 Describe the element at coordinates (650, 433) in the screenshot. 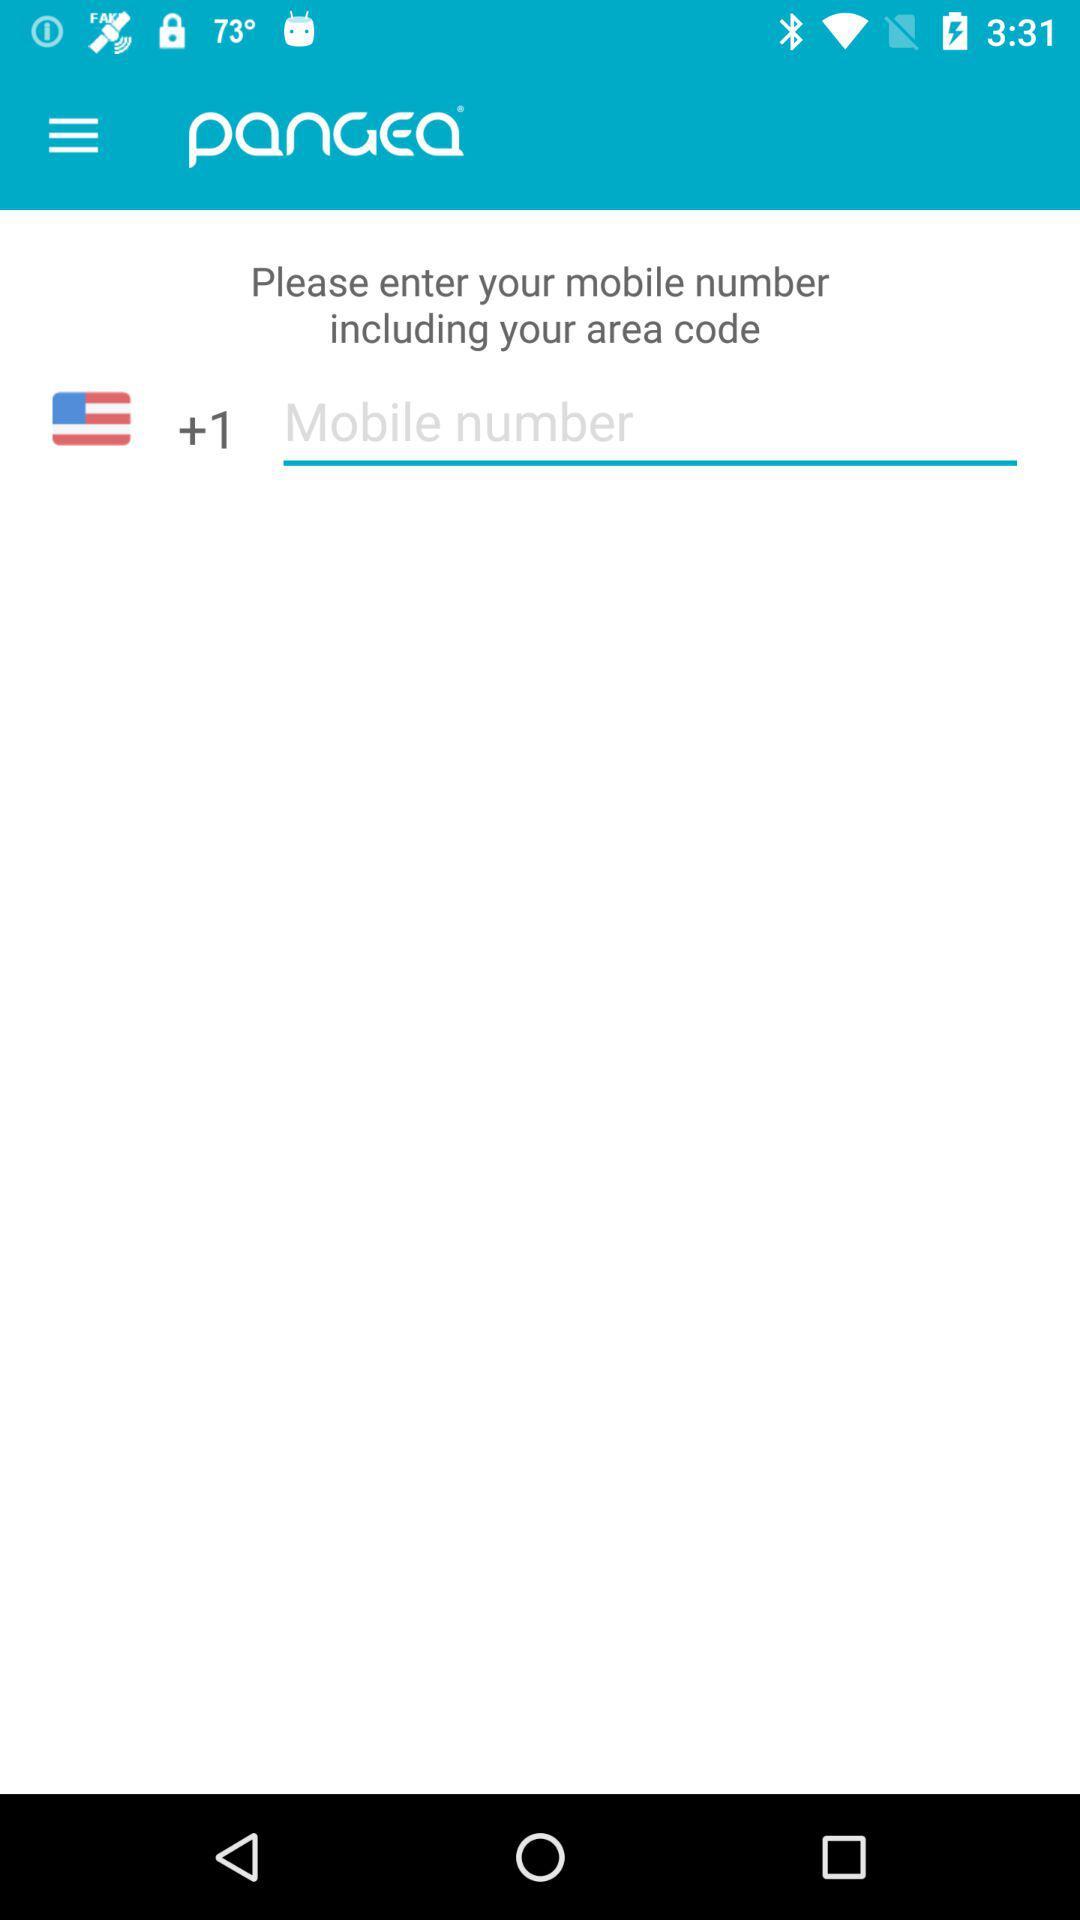

I see `icon next to +1 item` at that location.